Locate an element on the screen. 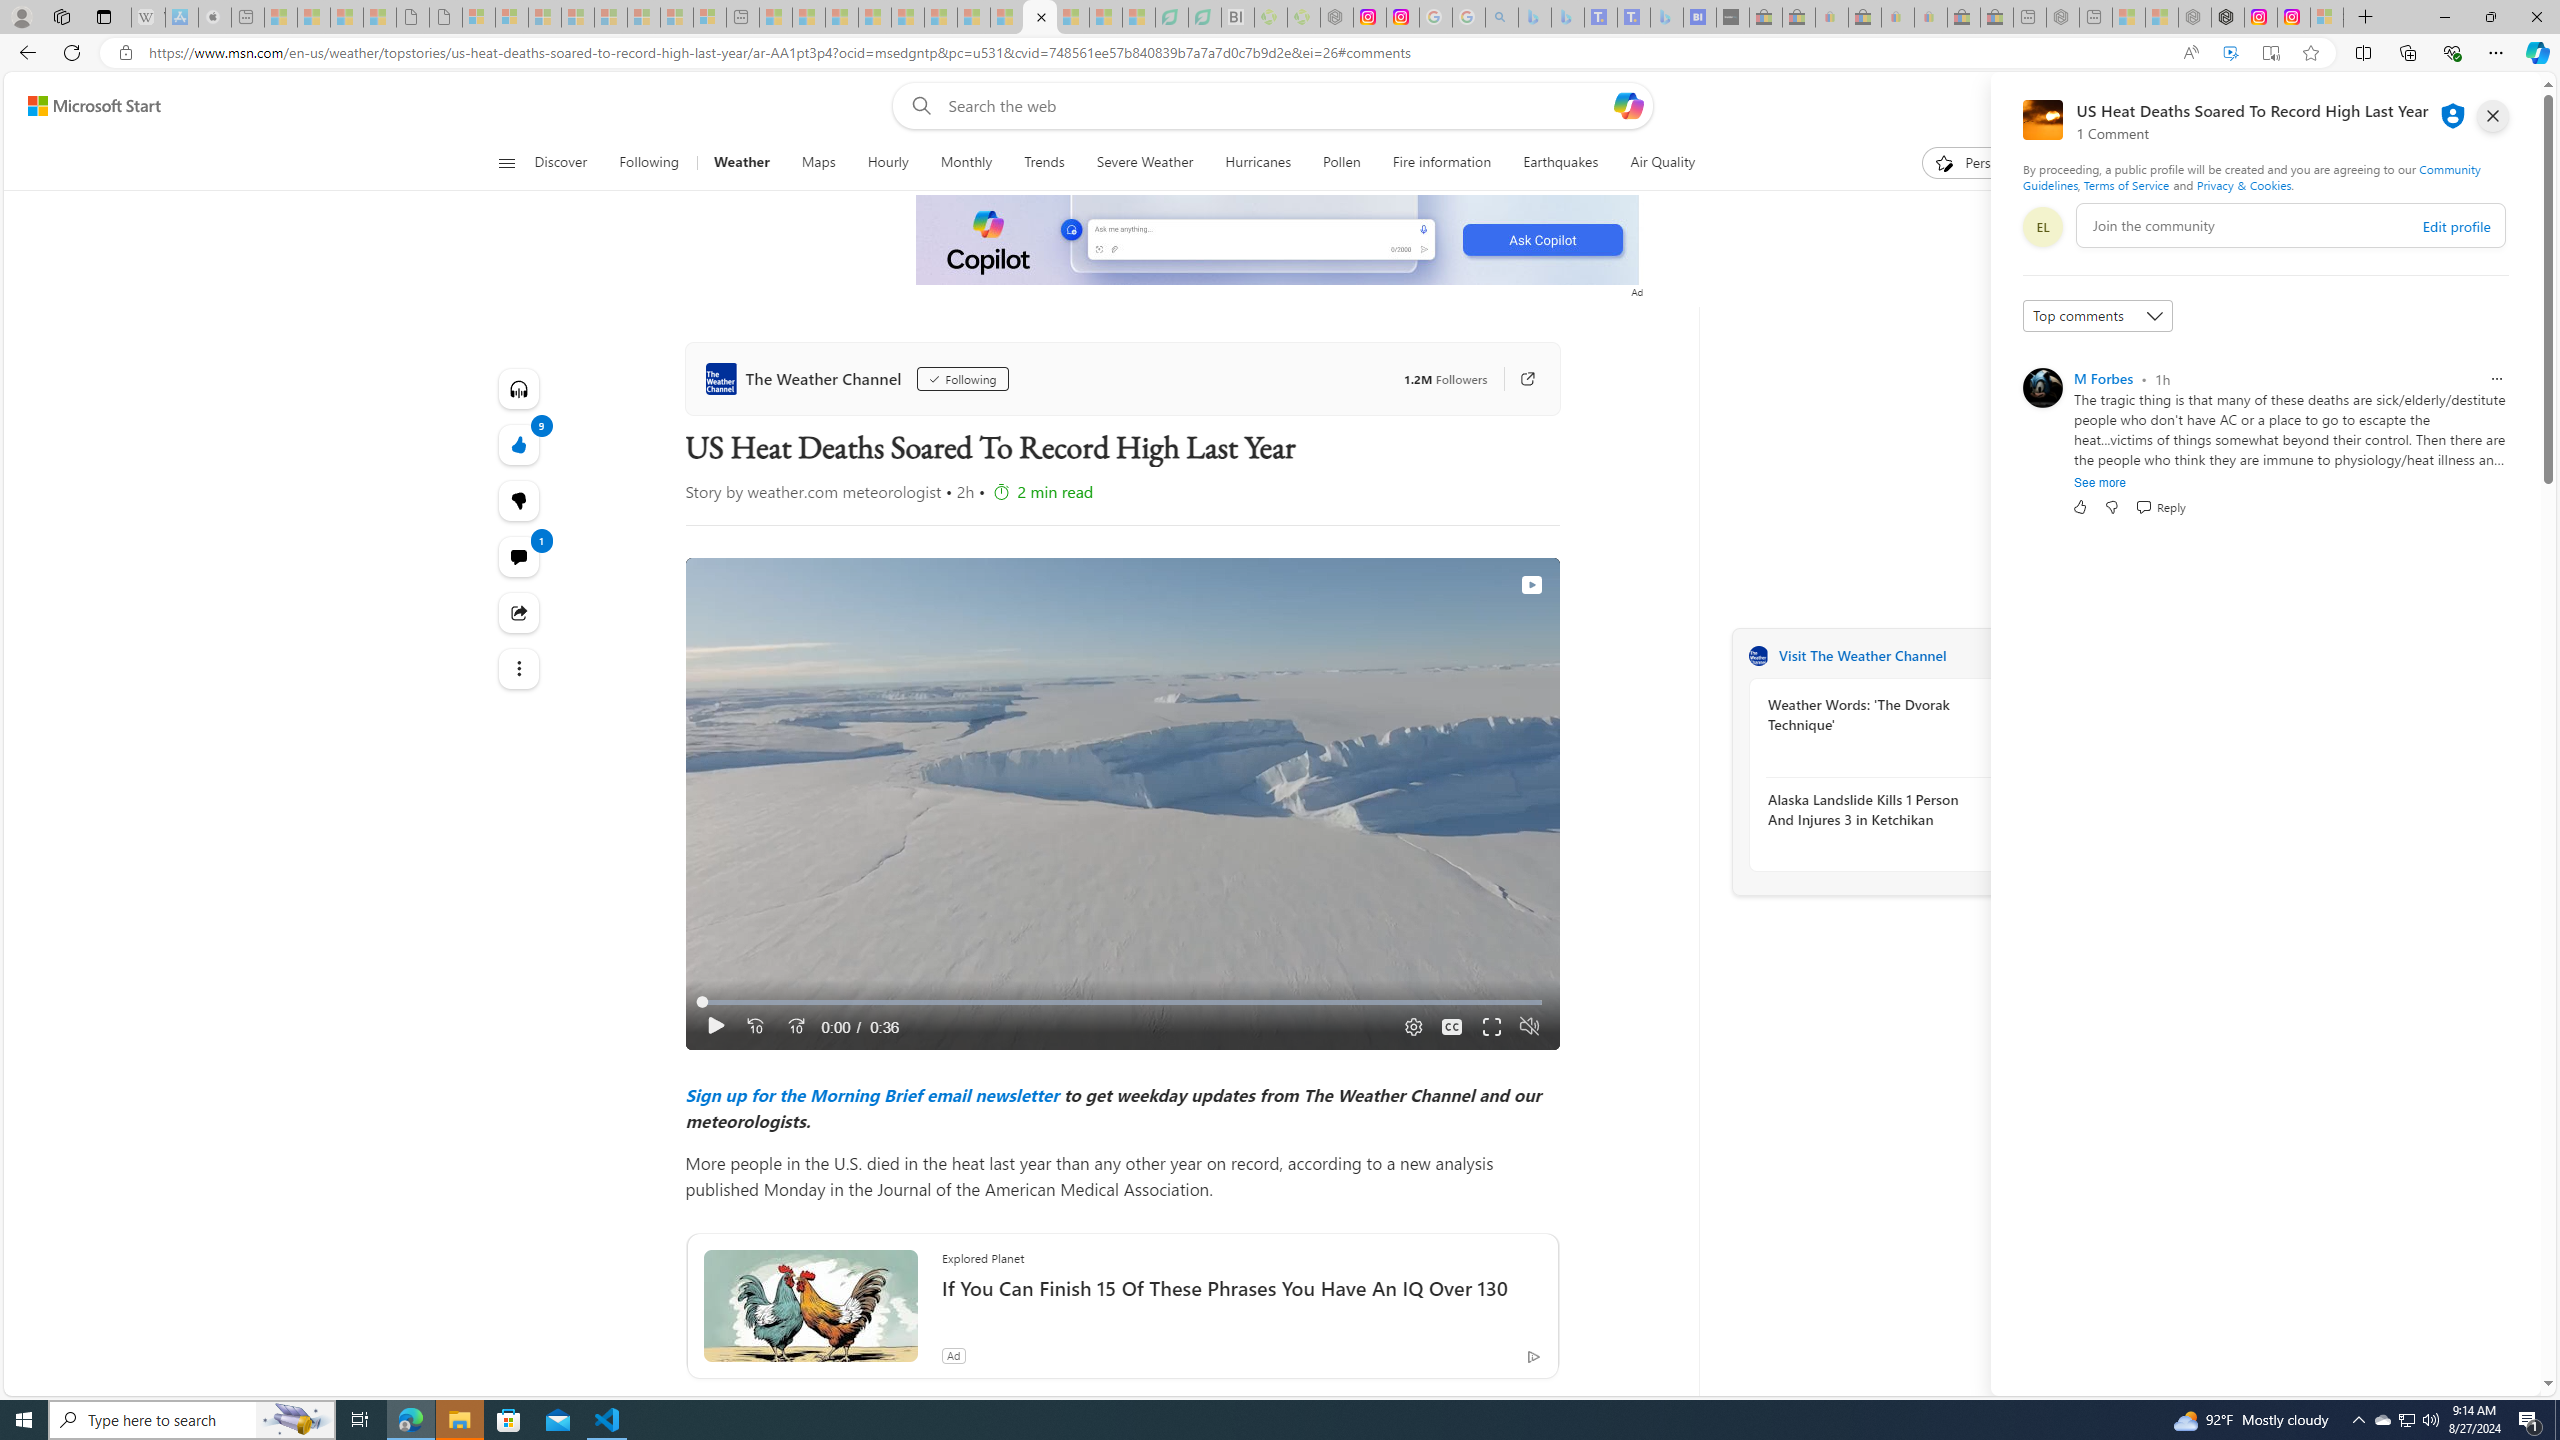 Image resolution: width=2560 pixels, height=1440 pixels. 'Trends' is located at coordinates (1043, 162).